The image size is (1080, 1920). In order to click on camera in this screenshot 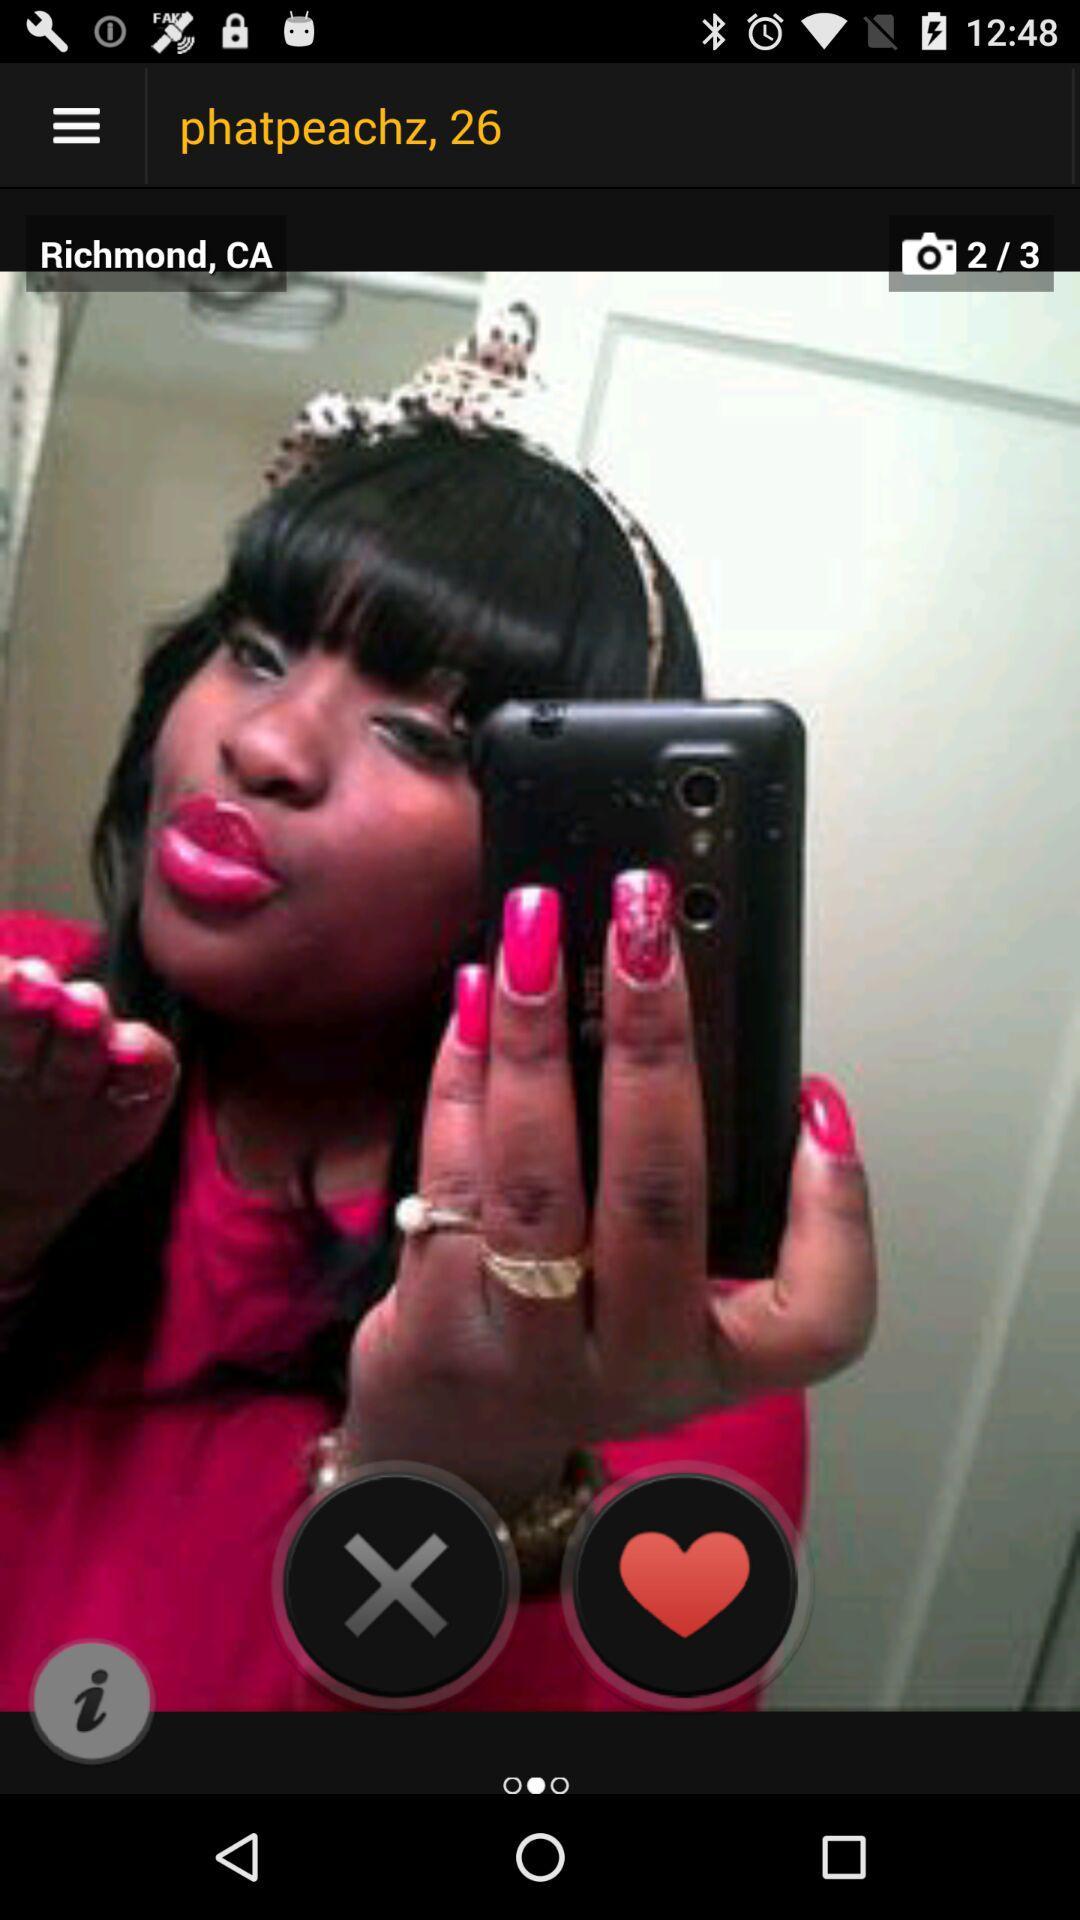, I will do `click(395, 1583)`.